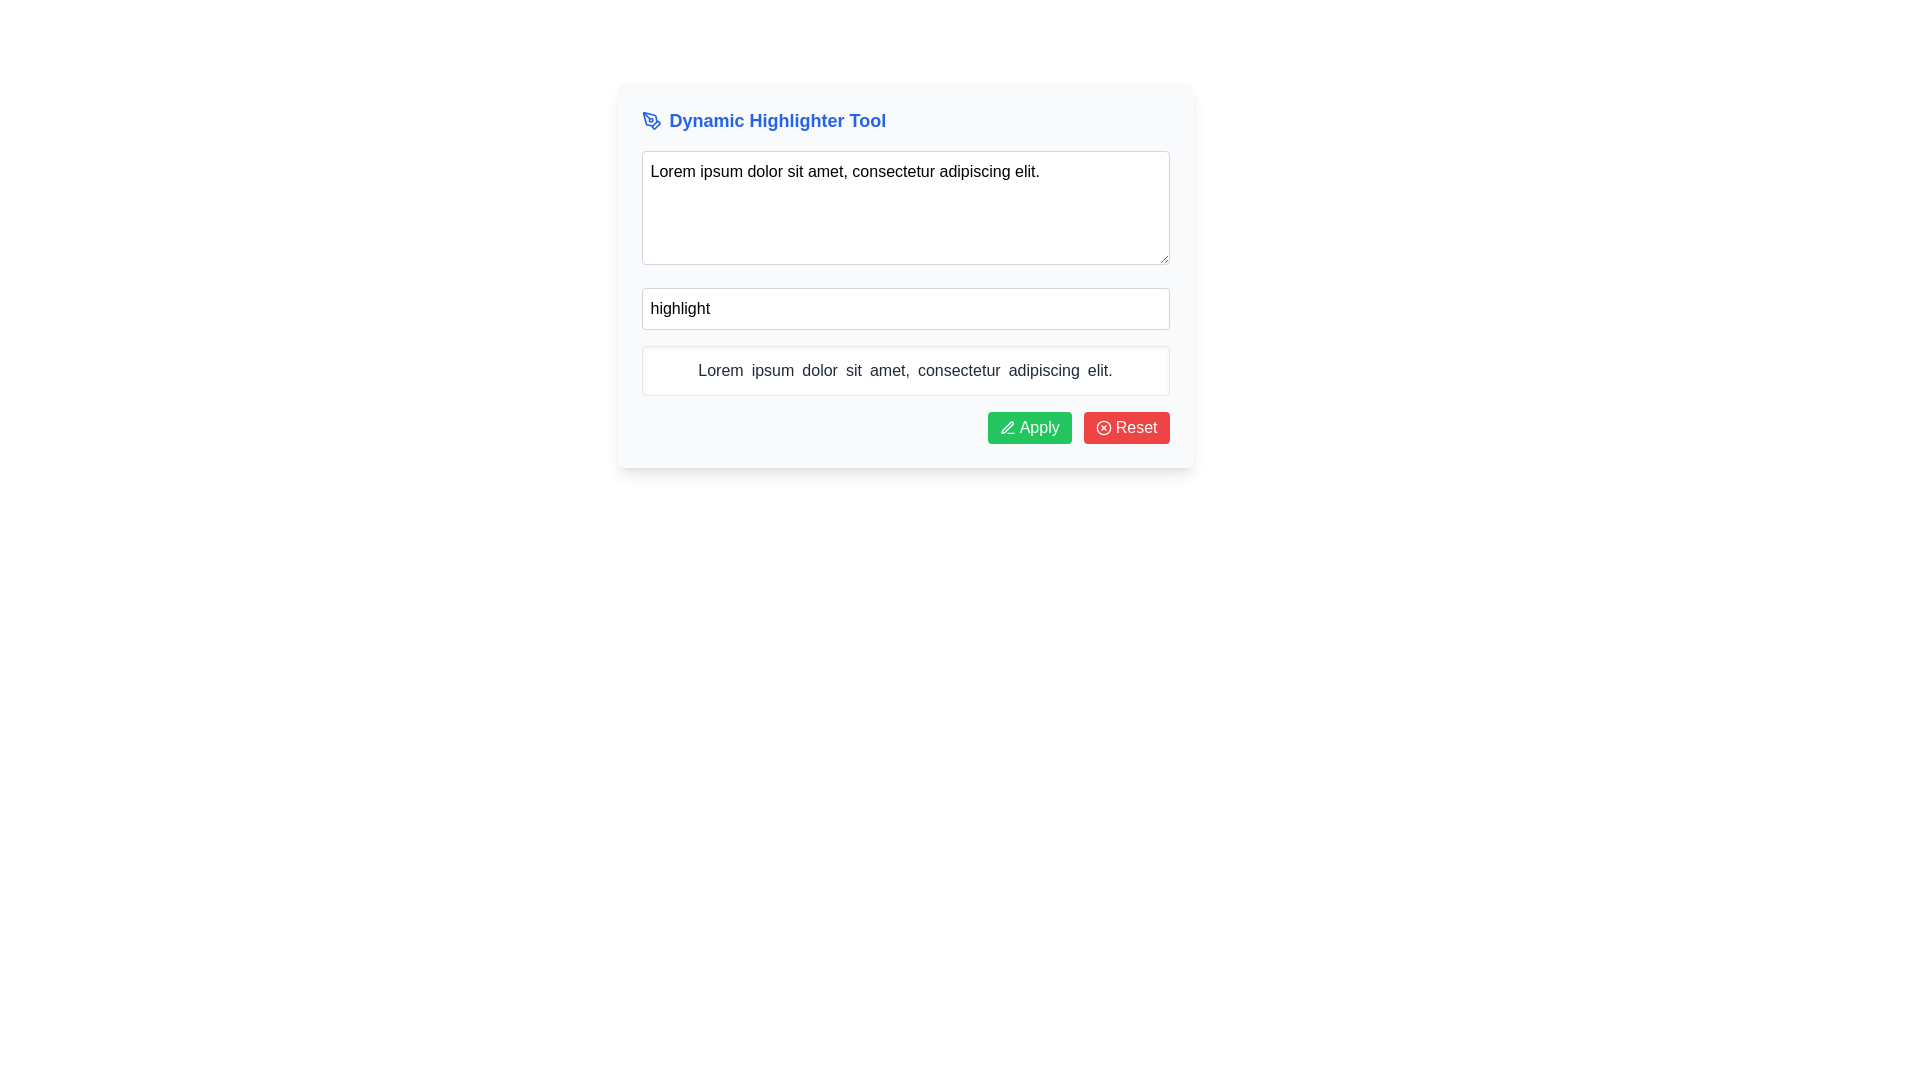 The image size is (1920, 1080). Describe the element at coordinates (771, 370) in the screenshot. I see `the text fragment displaying the word 'ipsum' which is the second word in the phrase 'Lorem ipsum dolor sit amet, consectetur adipiscing elit.'` at that location.